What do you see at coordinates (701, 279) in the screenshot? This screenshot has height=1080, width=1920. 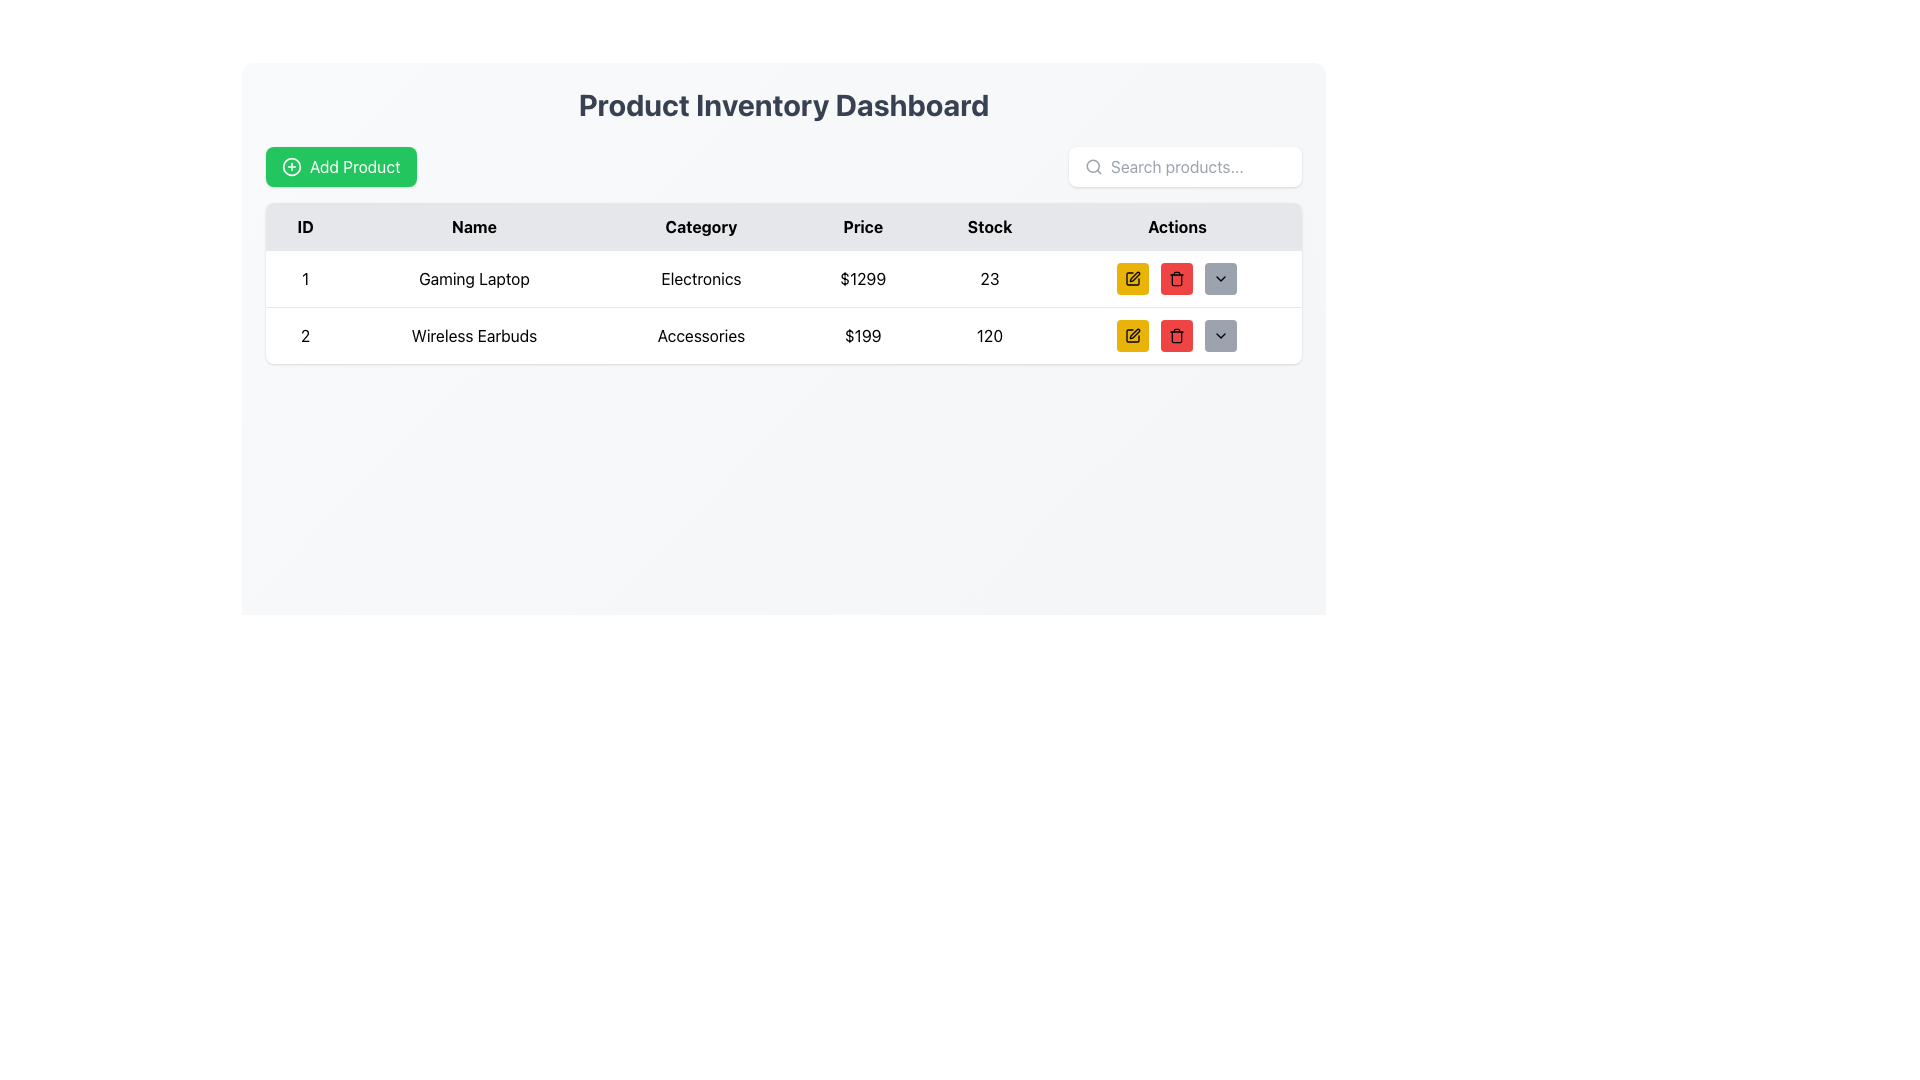 I see `the 'Electronics' text label in the 'Category' column of the product row labeled 'Gaming Laptop' with ID '1'` at bounding box center [701, 279].